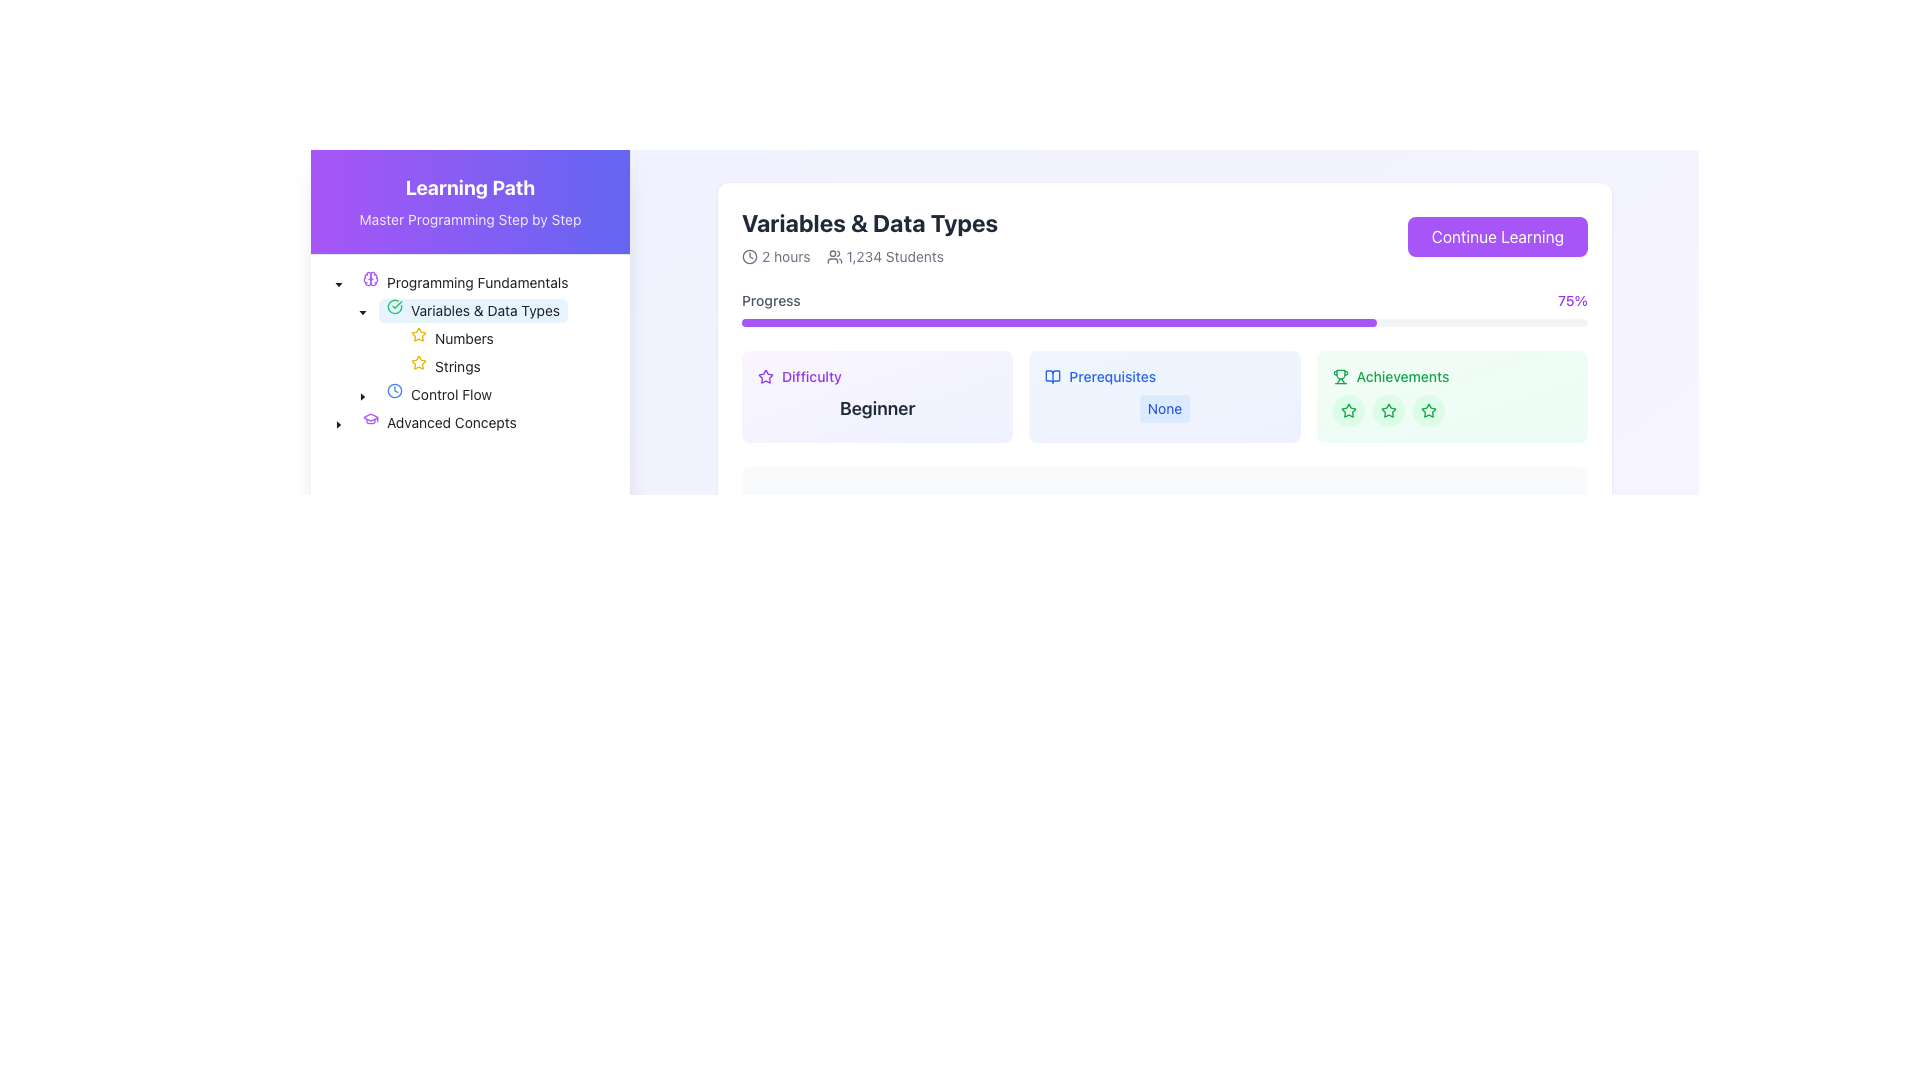  Describe the element at coordinates (1340, 377) in the screenshot. I see `the trophy-shaped icon representing achievements, located at the leftmost position of the layout beside the text 'Achievements'` at that location.